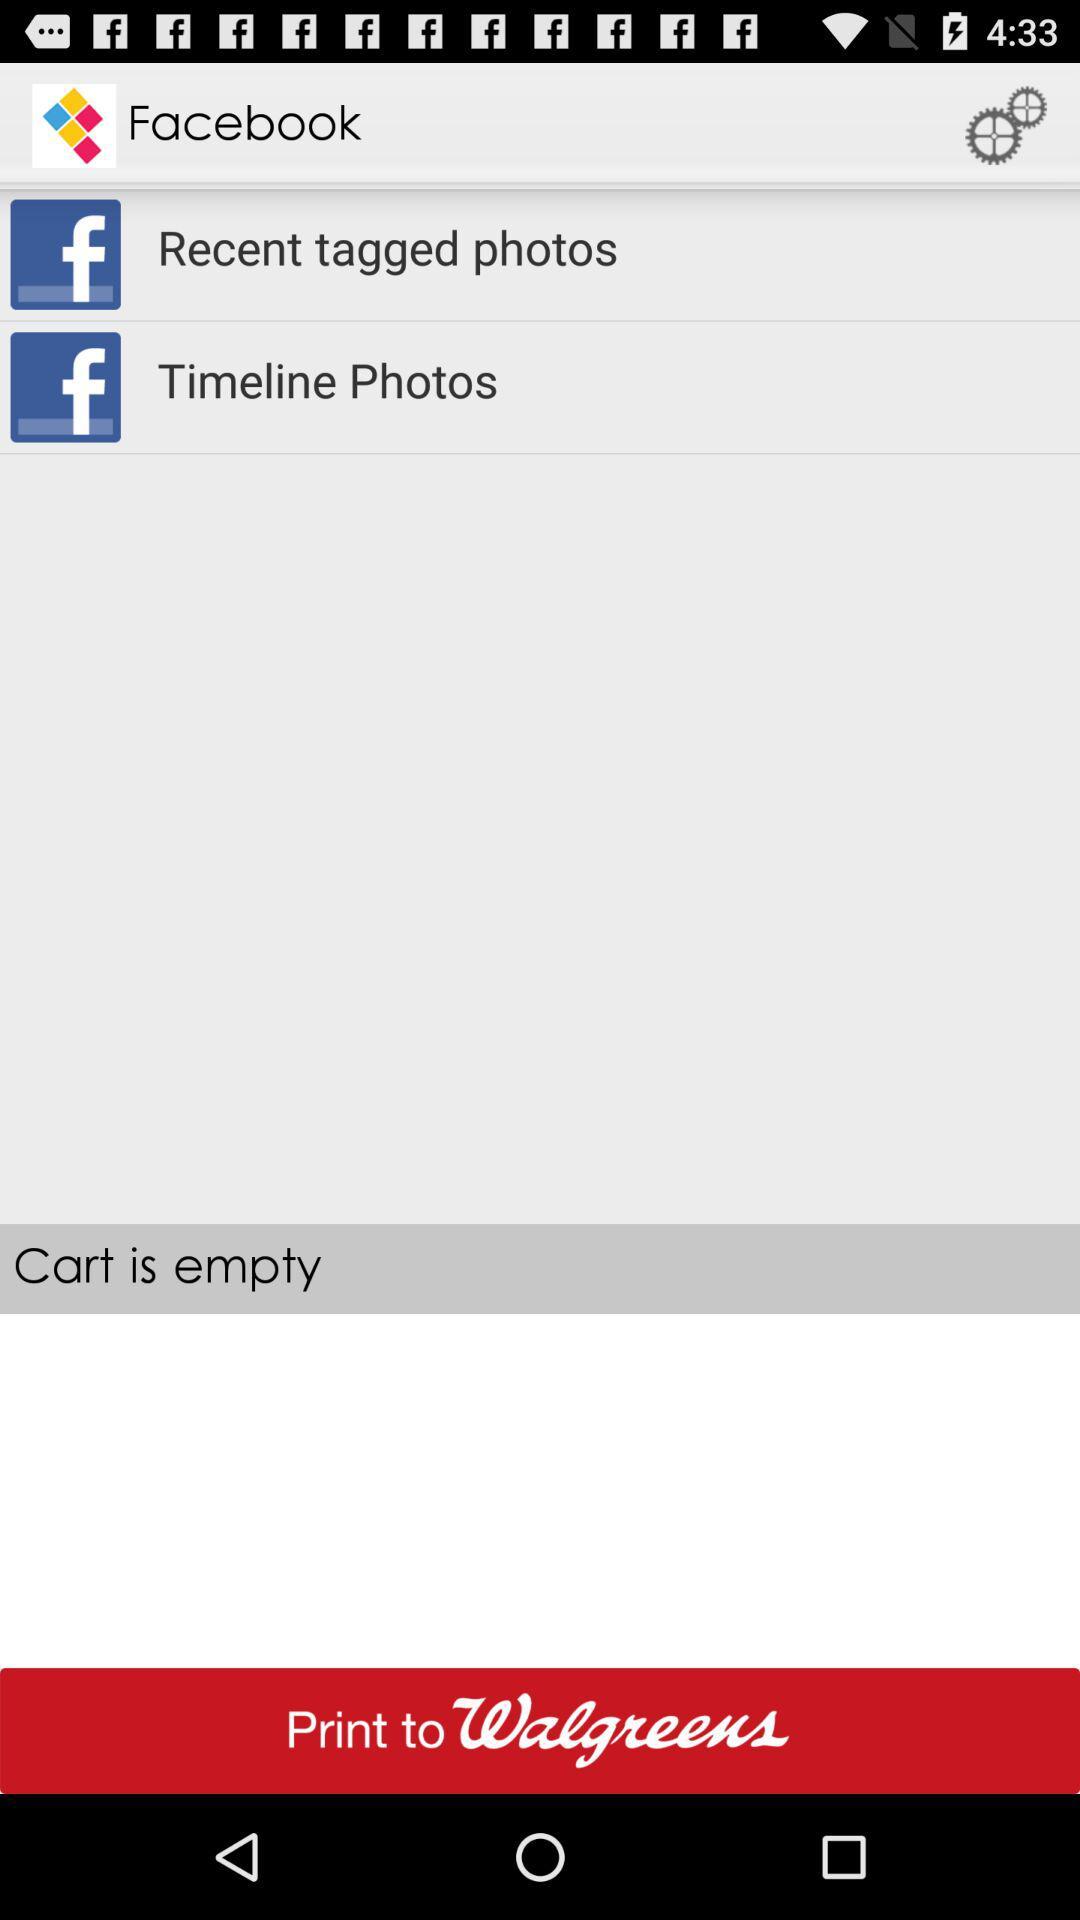 Image resolution: width=1080 pixels, height=1920 pixels. Describe the element at coordinates (604, 379) in the screenshot. I see `the timeline photos` at that location.